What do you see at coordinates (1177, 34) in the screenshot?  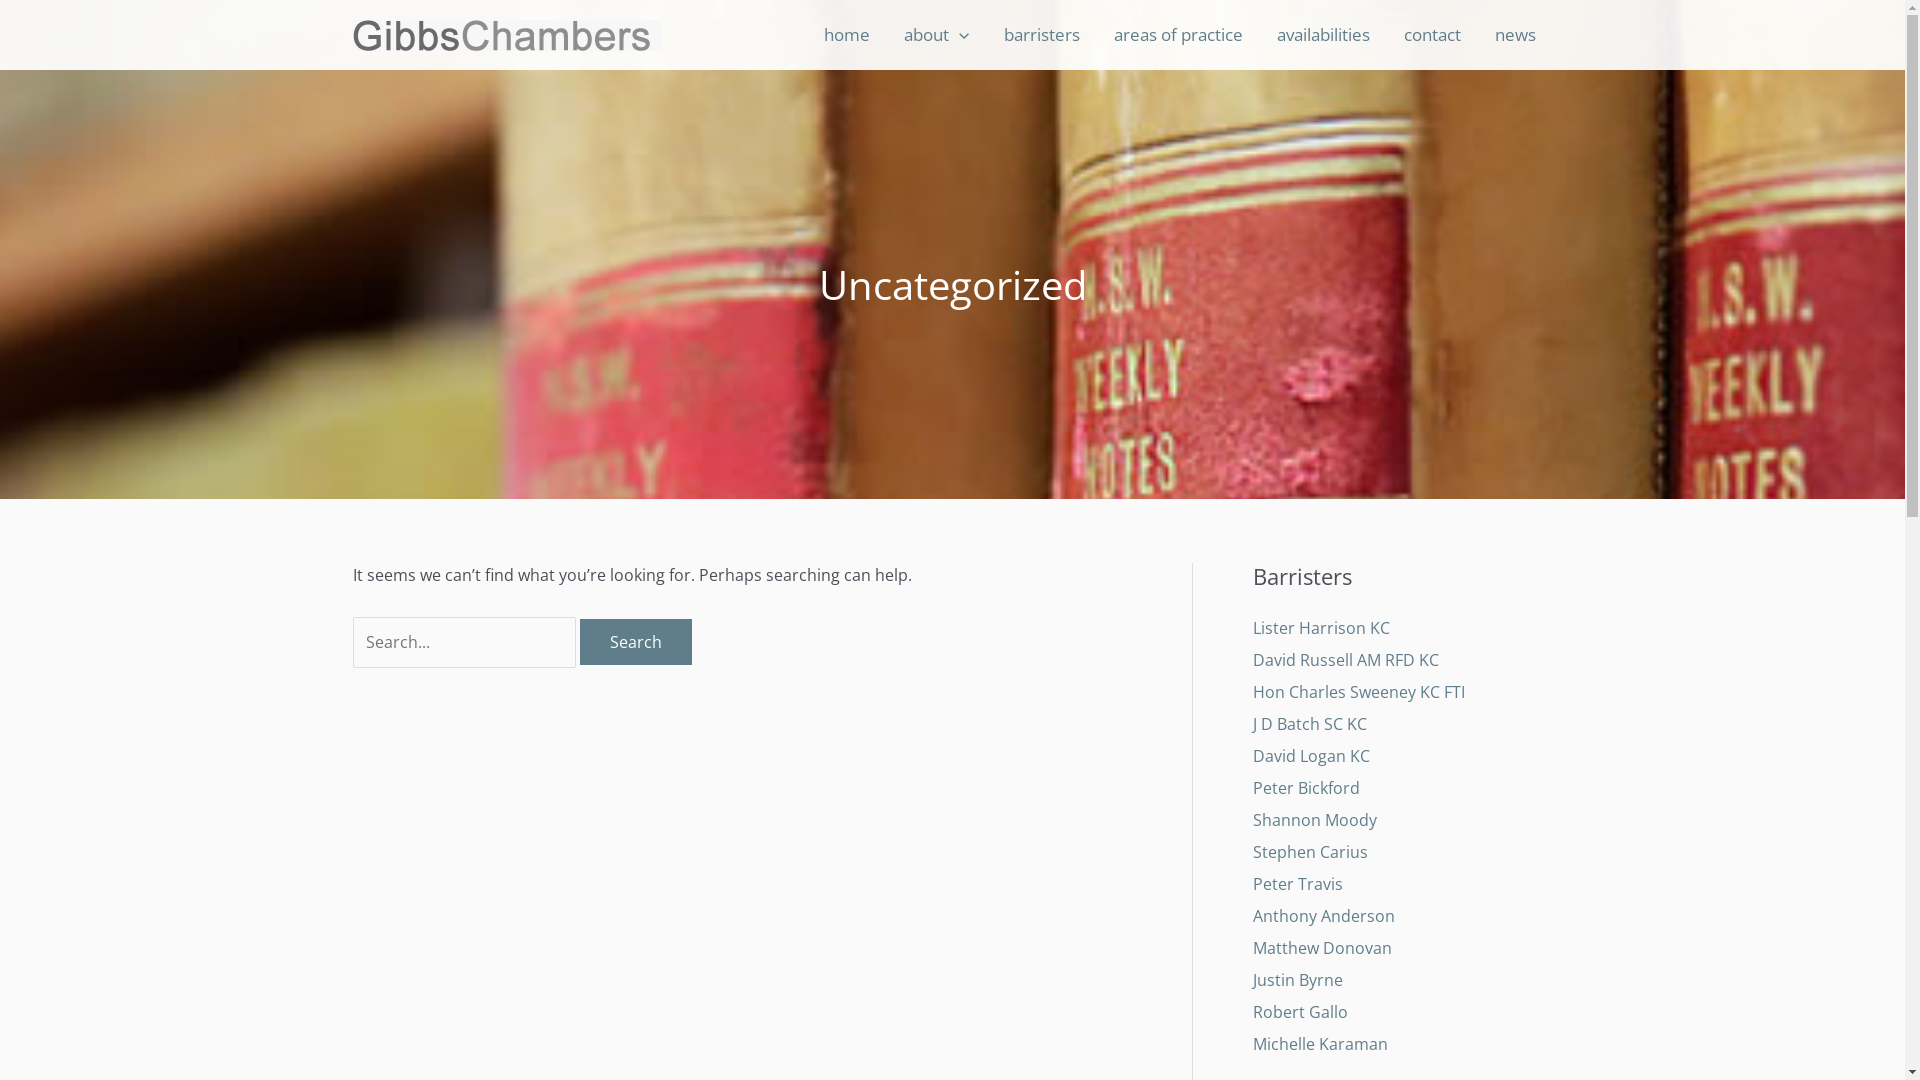 I see `'areas of practice'` at bounding box center [1177, 34].